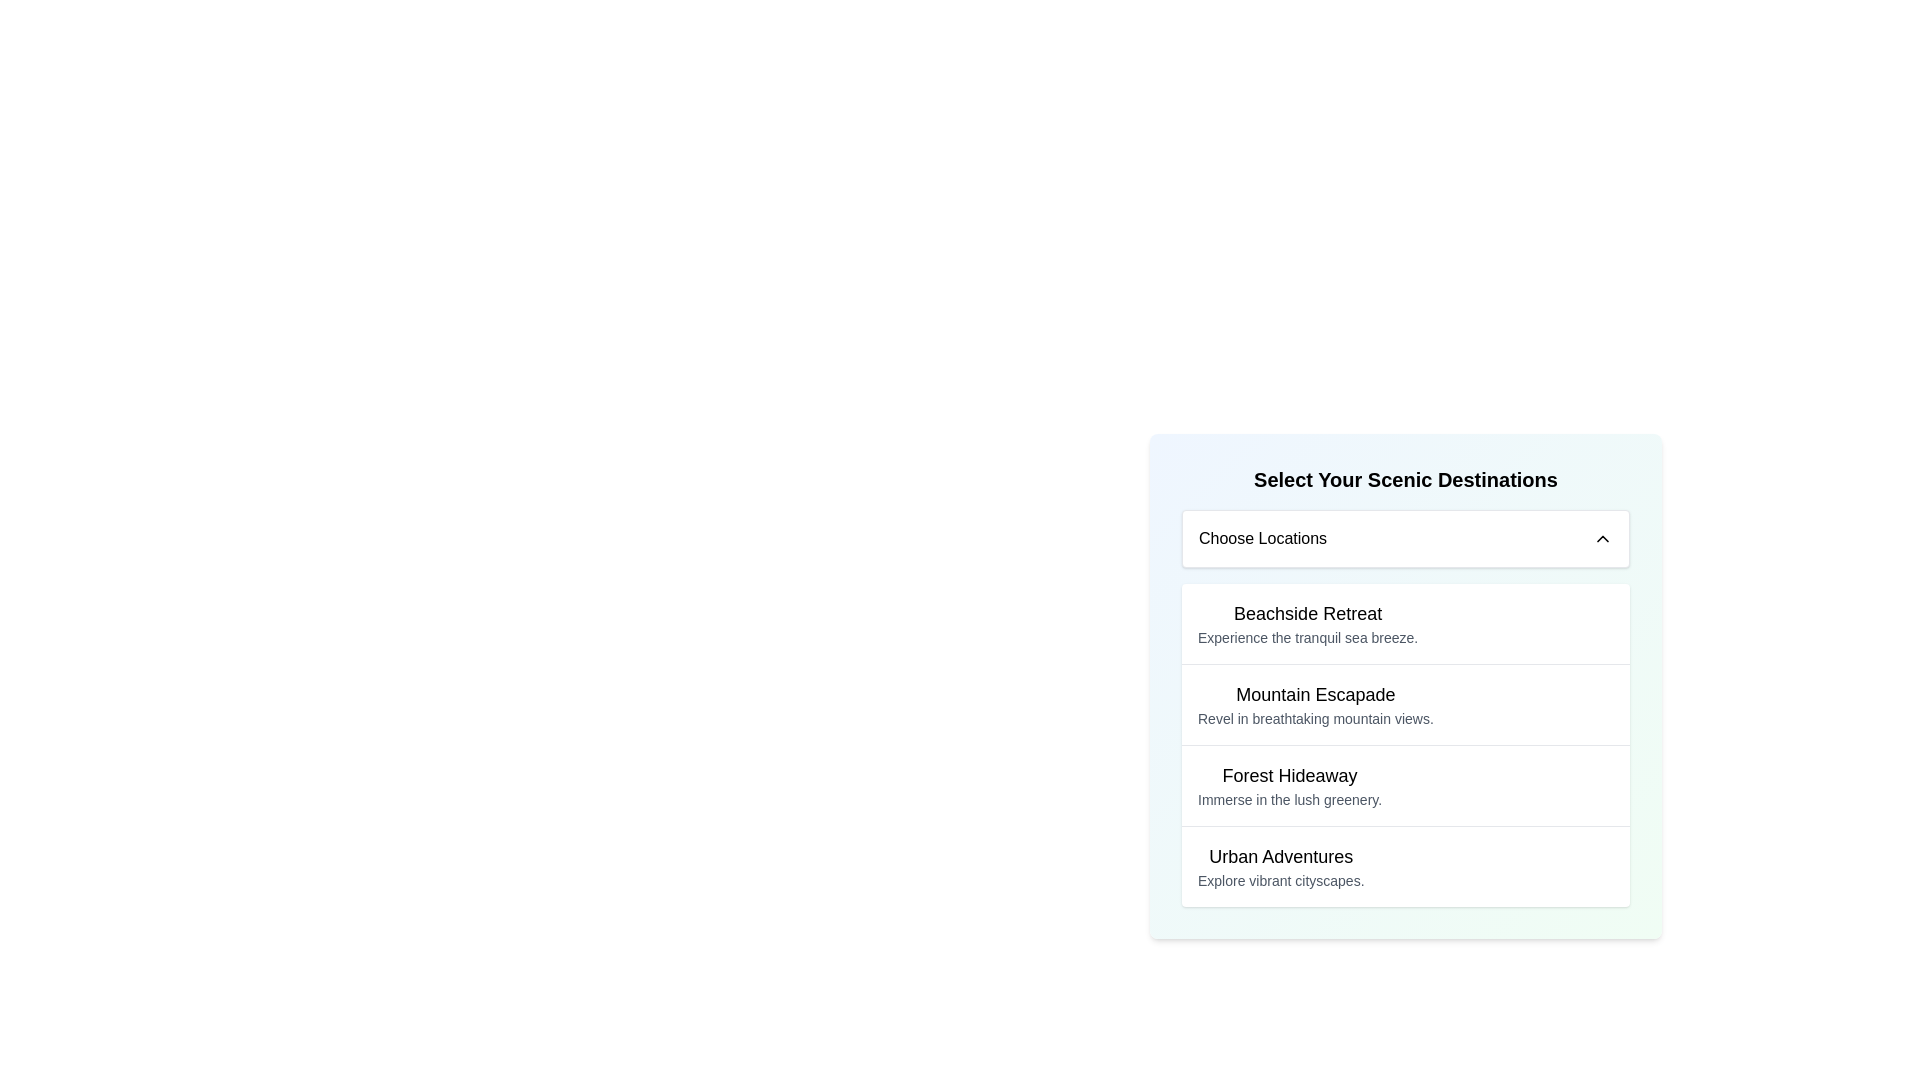 This screenshot has width=1920, height=1080. What do you see at coordinates (1405, 703) in the screenshot?
I see `the selectable list item card titled 'Mountain Escapade', which features a bold title and a descriptive subtitle, positioned as the second element in a vertical list of scenic destinations` at bounding box center [1405, 703].